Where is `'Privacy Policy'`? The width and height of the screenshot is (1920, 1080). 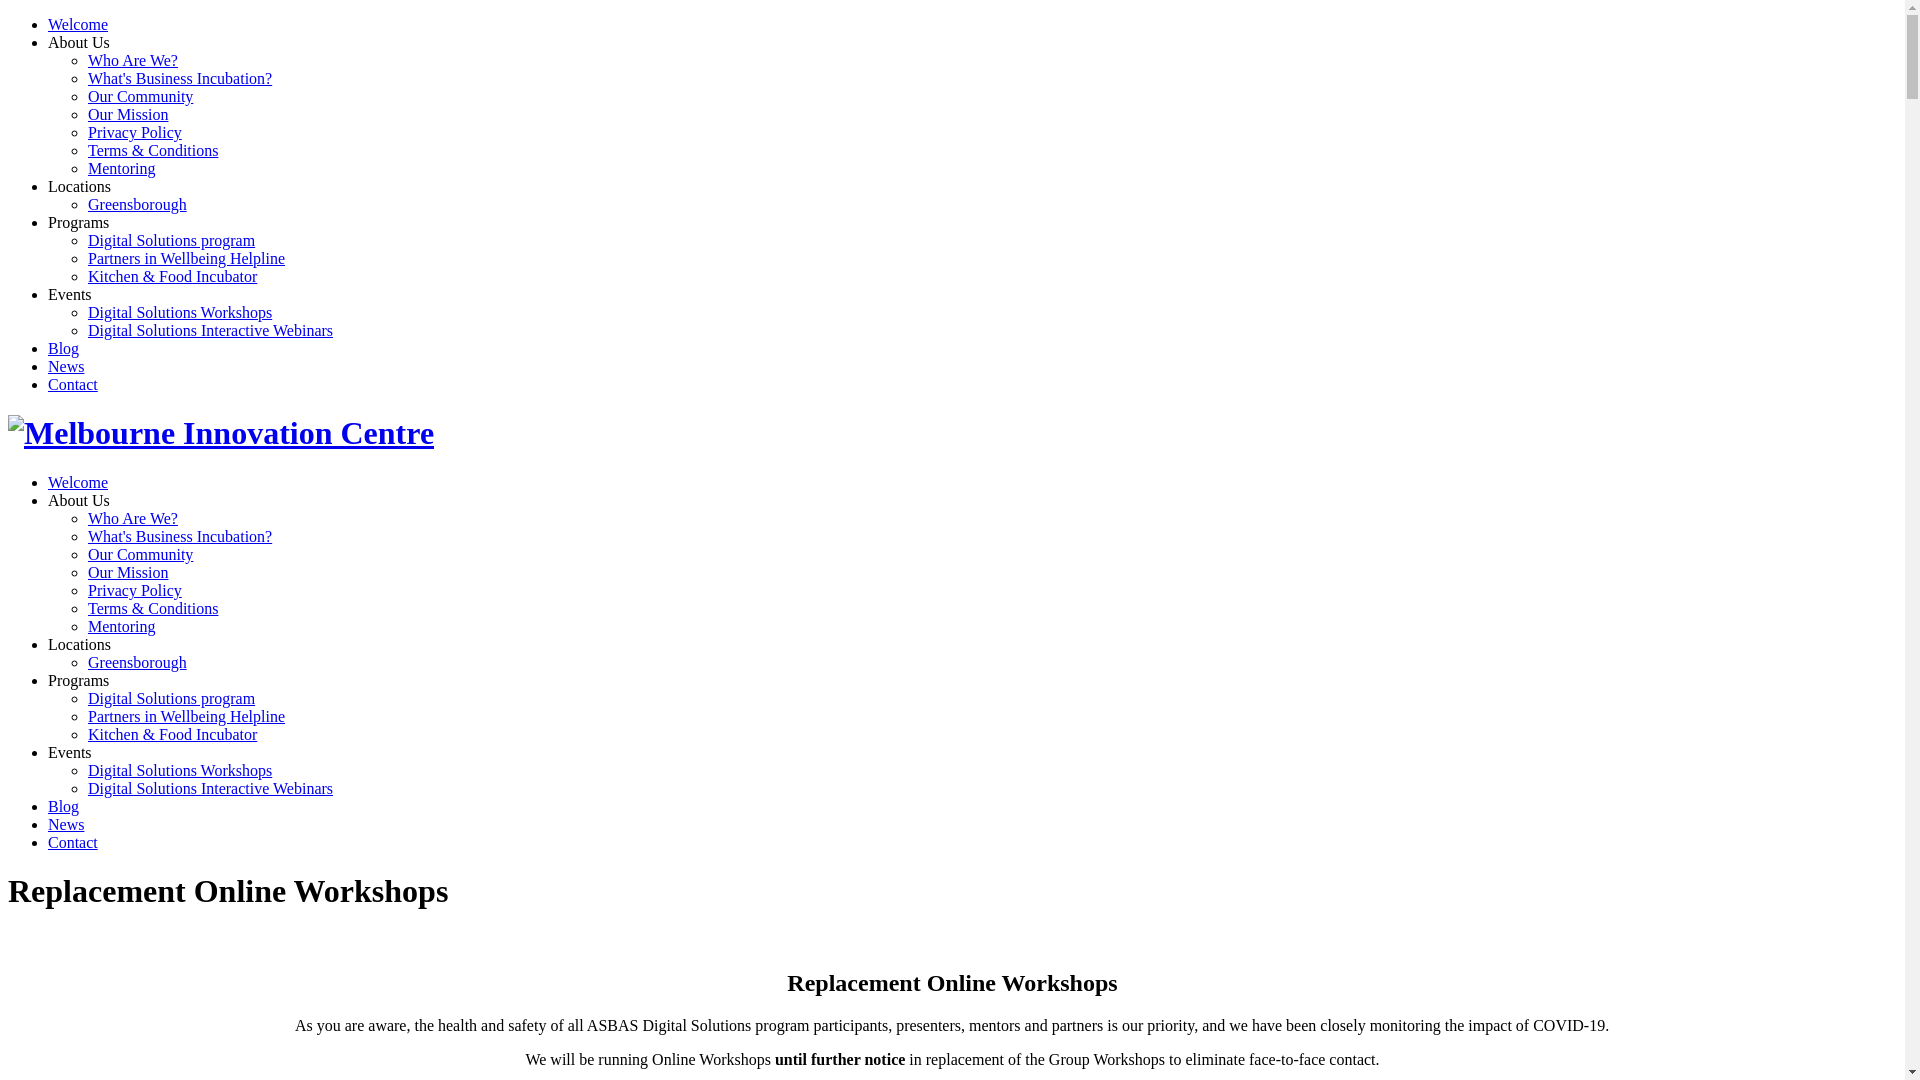
'Privacy Policy' is located at coordinates (133, 589).